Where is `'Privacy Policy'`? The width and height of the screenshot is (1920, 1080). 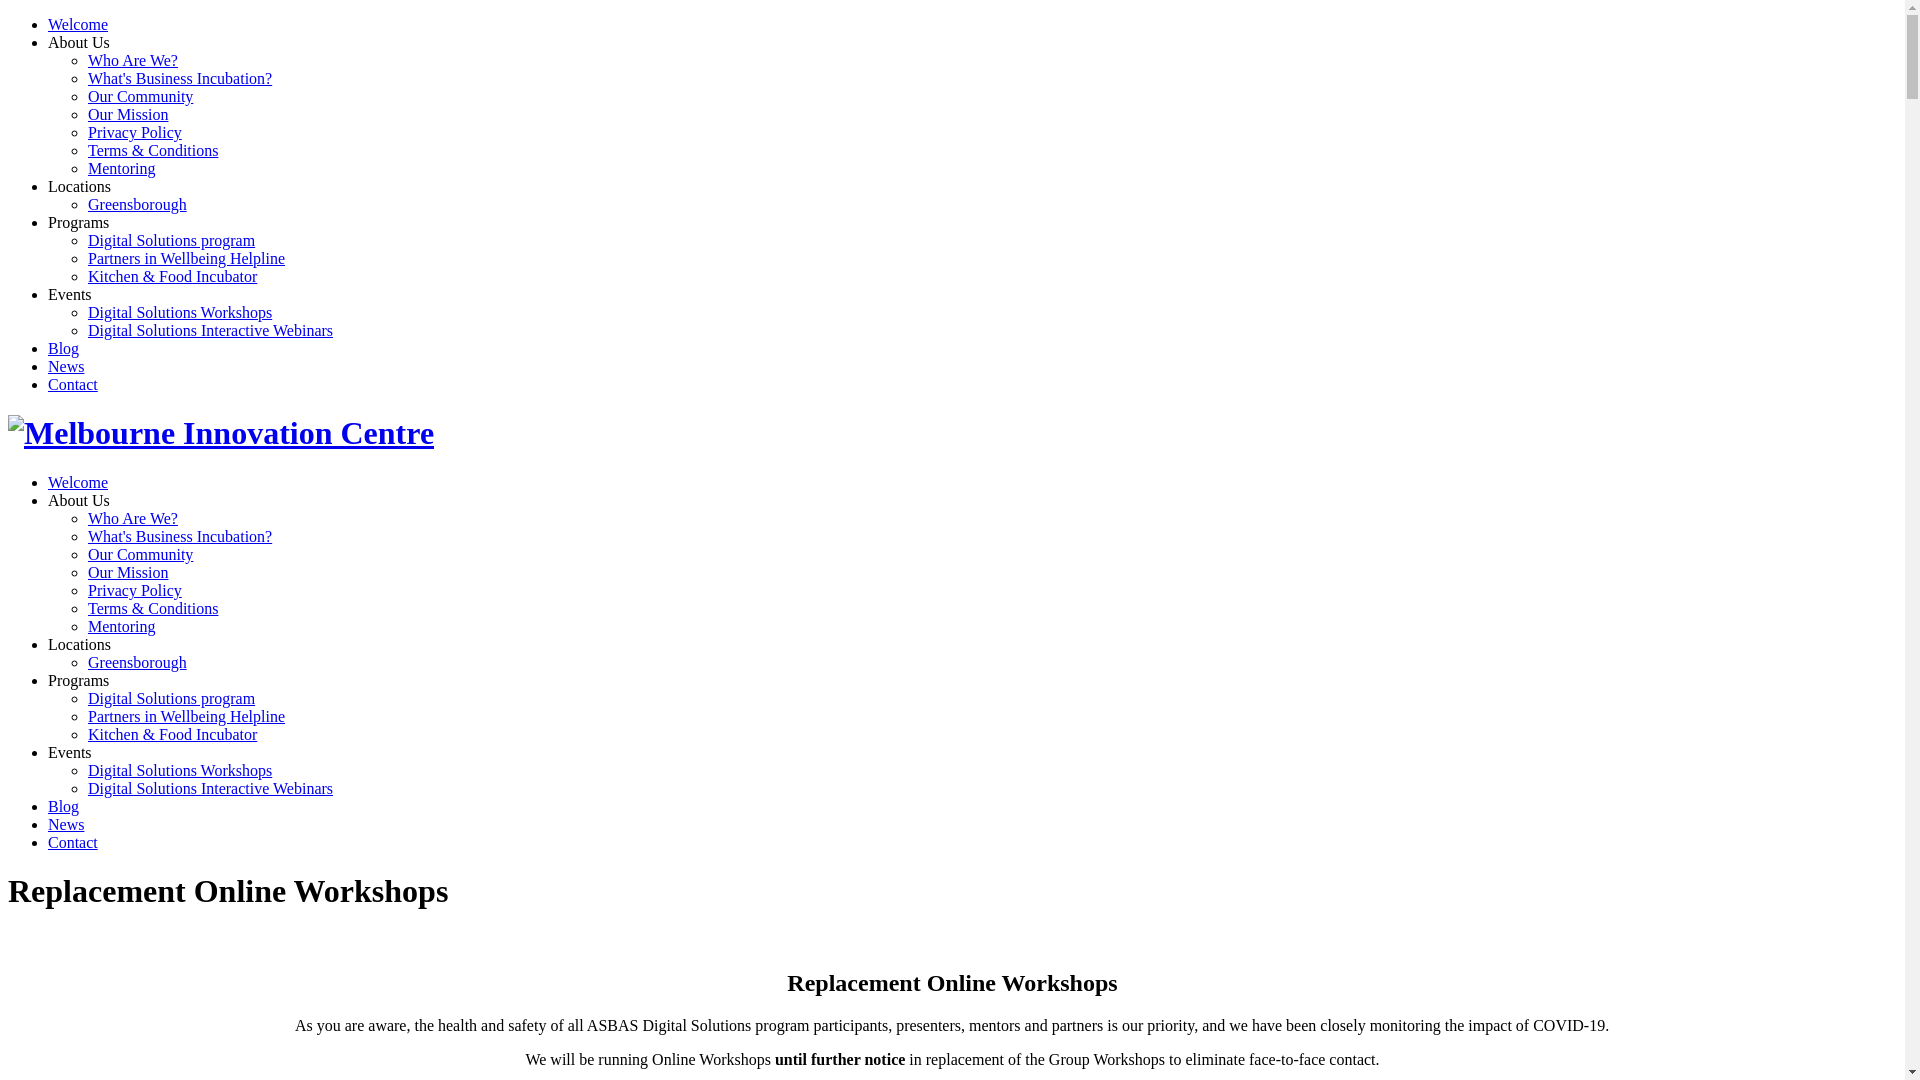
'Privacy Policy' is located at coordinates (133, 589).